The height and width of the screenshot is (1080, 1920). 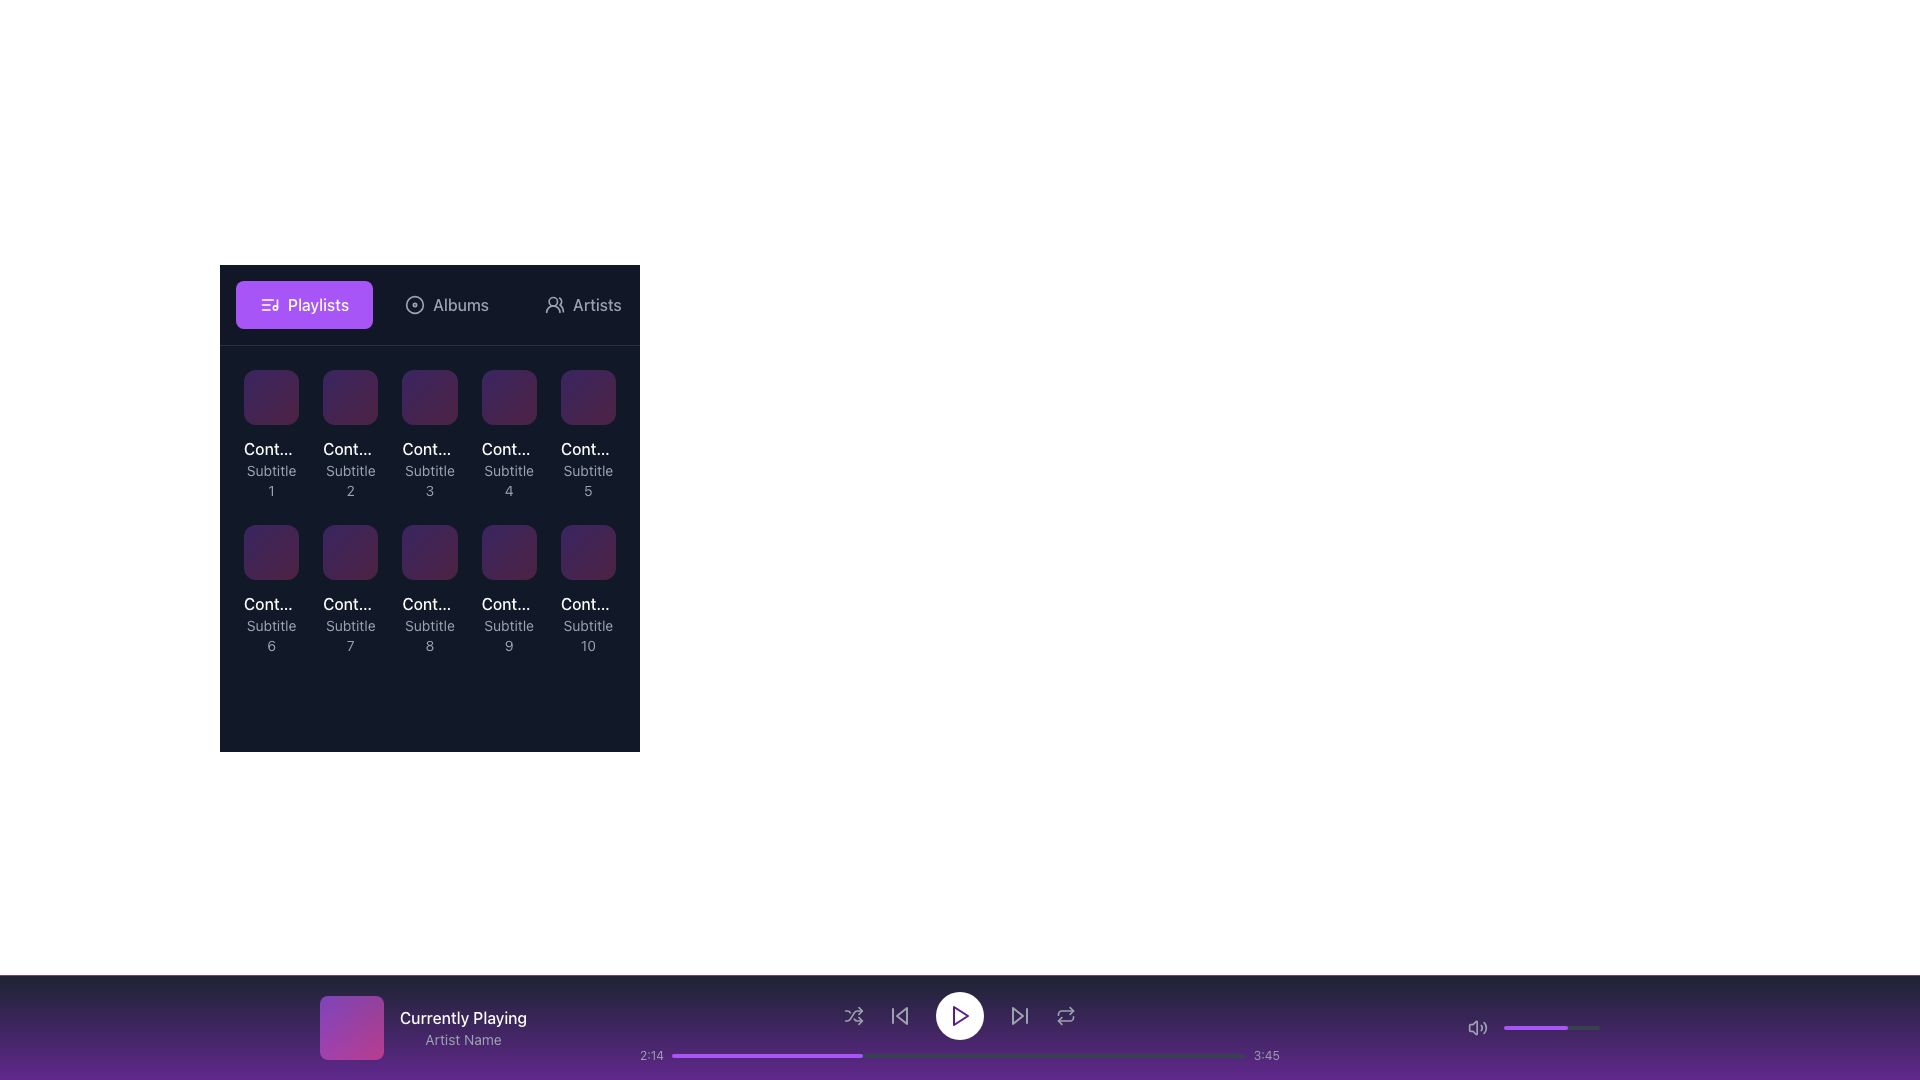 I want to click on the SVG Play Button icon, which is styled in white and located within a semi-transparent purple overlay on the 10th card labeled 'Cont... Subtitle 10', so click(x=587, y=589).